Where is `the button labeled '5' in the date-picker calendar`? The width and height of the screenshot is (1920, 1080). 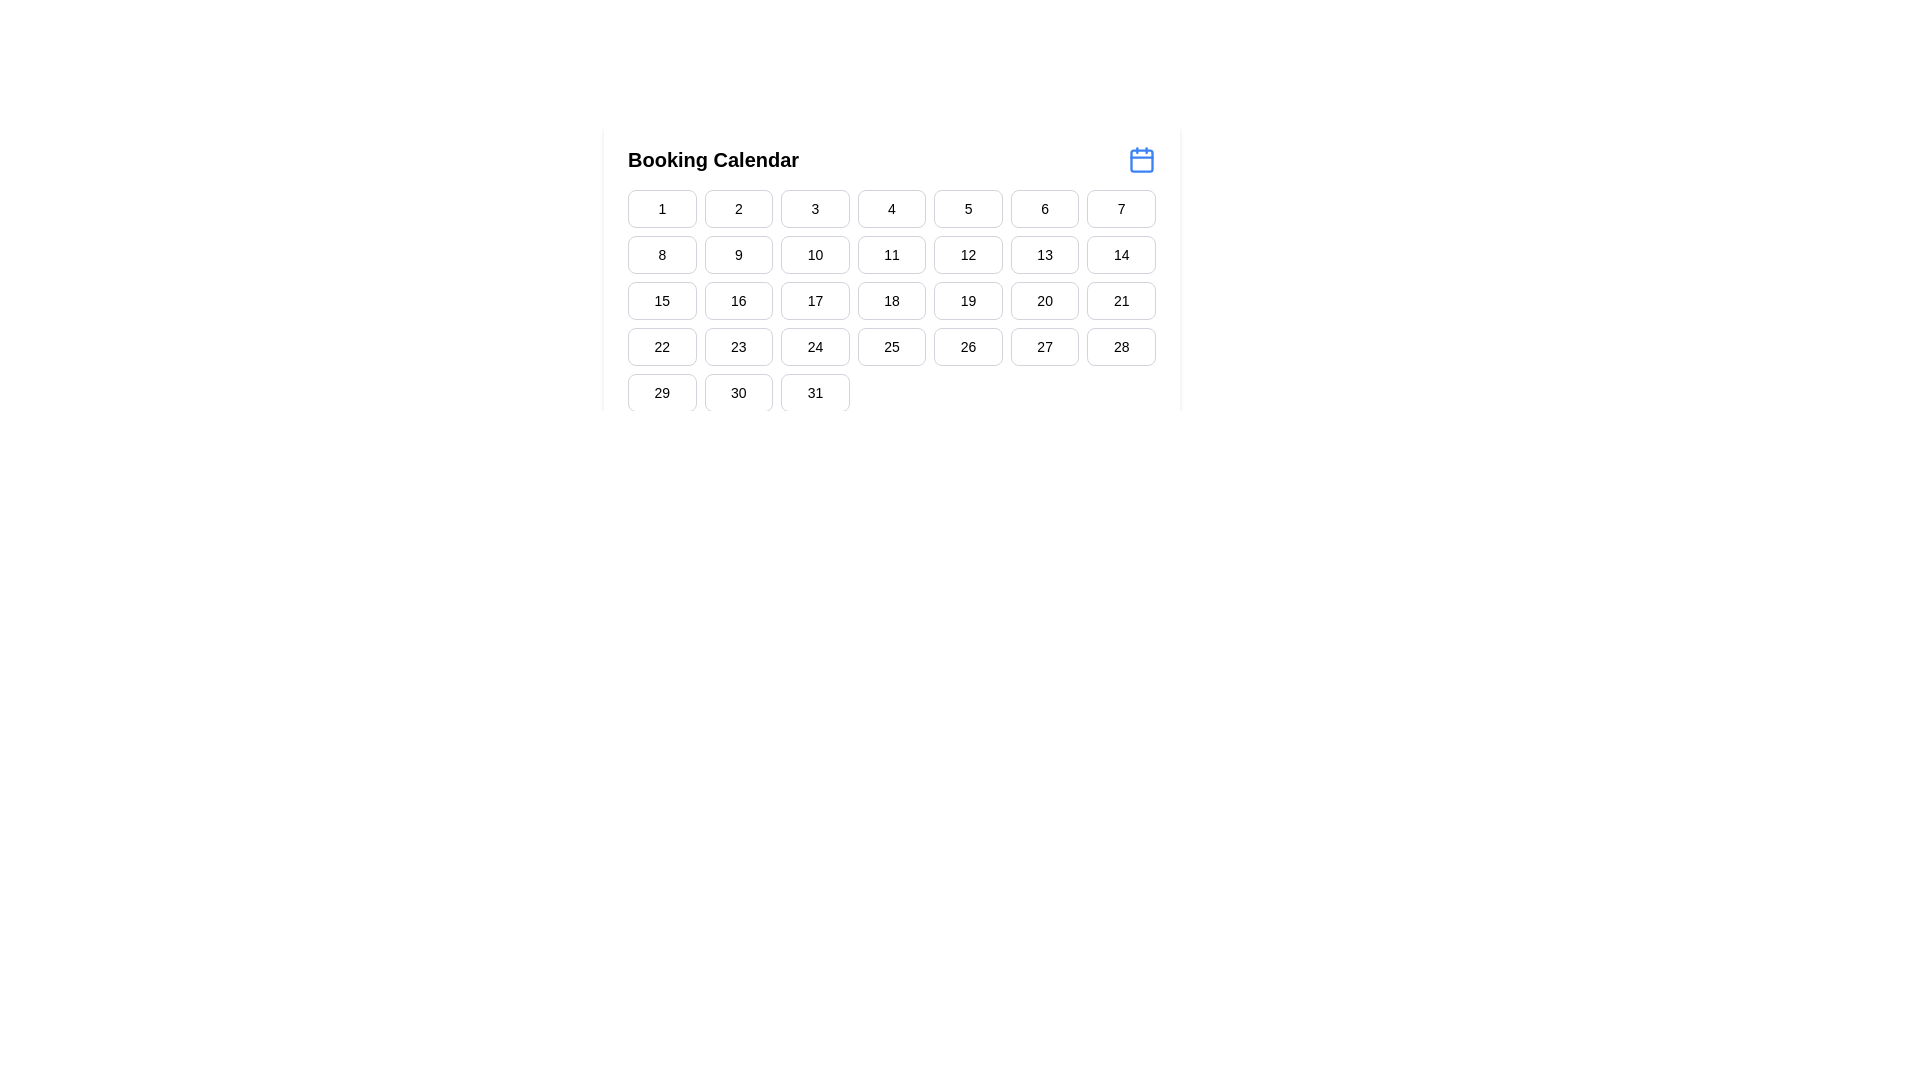 the button labeled '5' in the date-picker calendar is located at coordinates (968, 208).